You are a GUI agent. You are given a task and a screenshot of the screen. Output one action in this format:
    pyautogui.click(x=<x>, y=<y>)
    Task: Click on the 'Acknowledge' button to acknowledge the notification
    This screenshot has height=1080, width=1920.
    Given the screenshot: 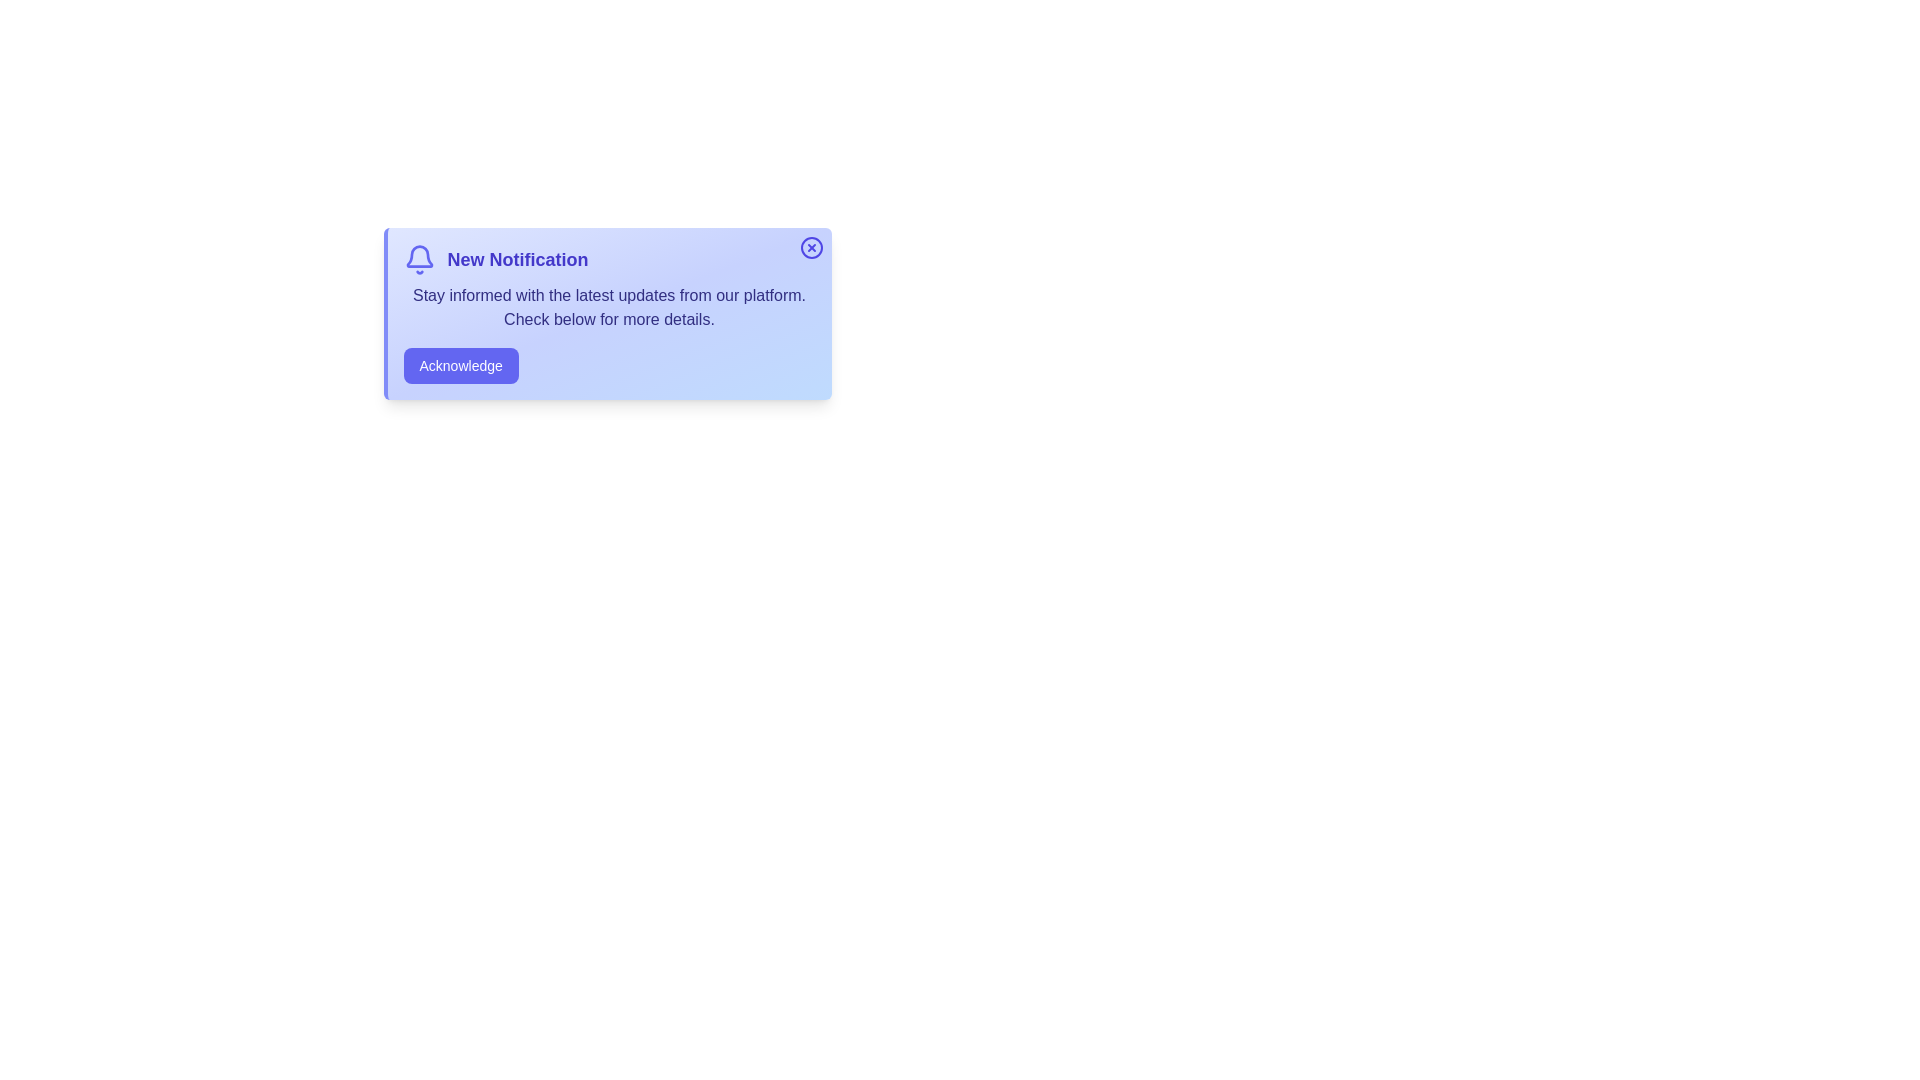 What is the action you would take?
    pyautogui.click(x=460, y=366)
    